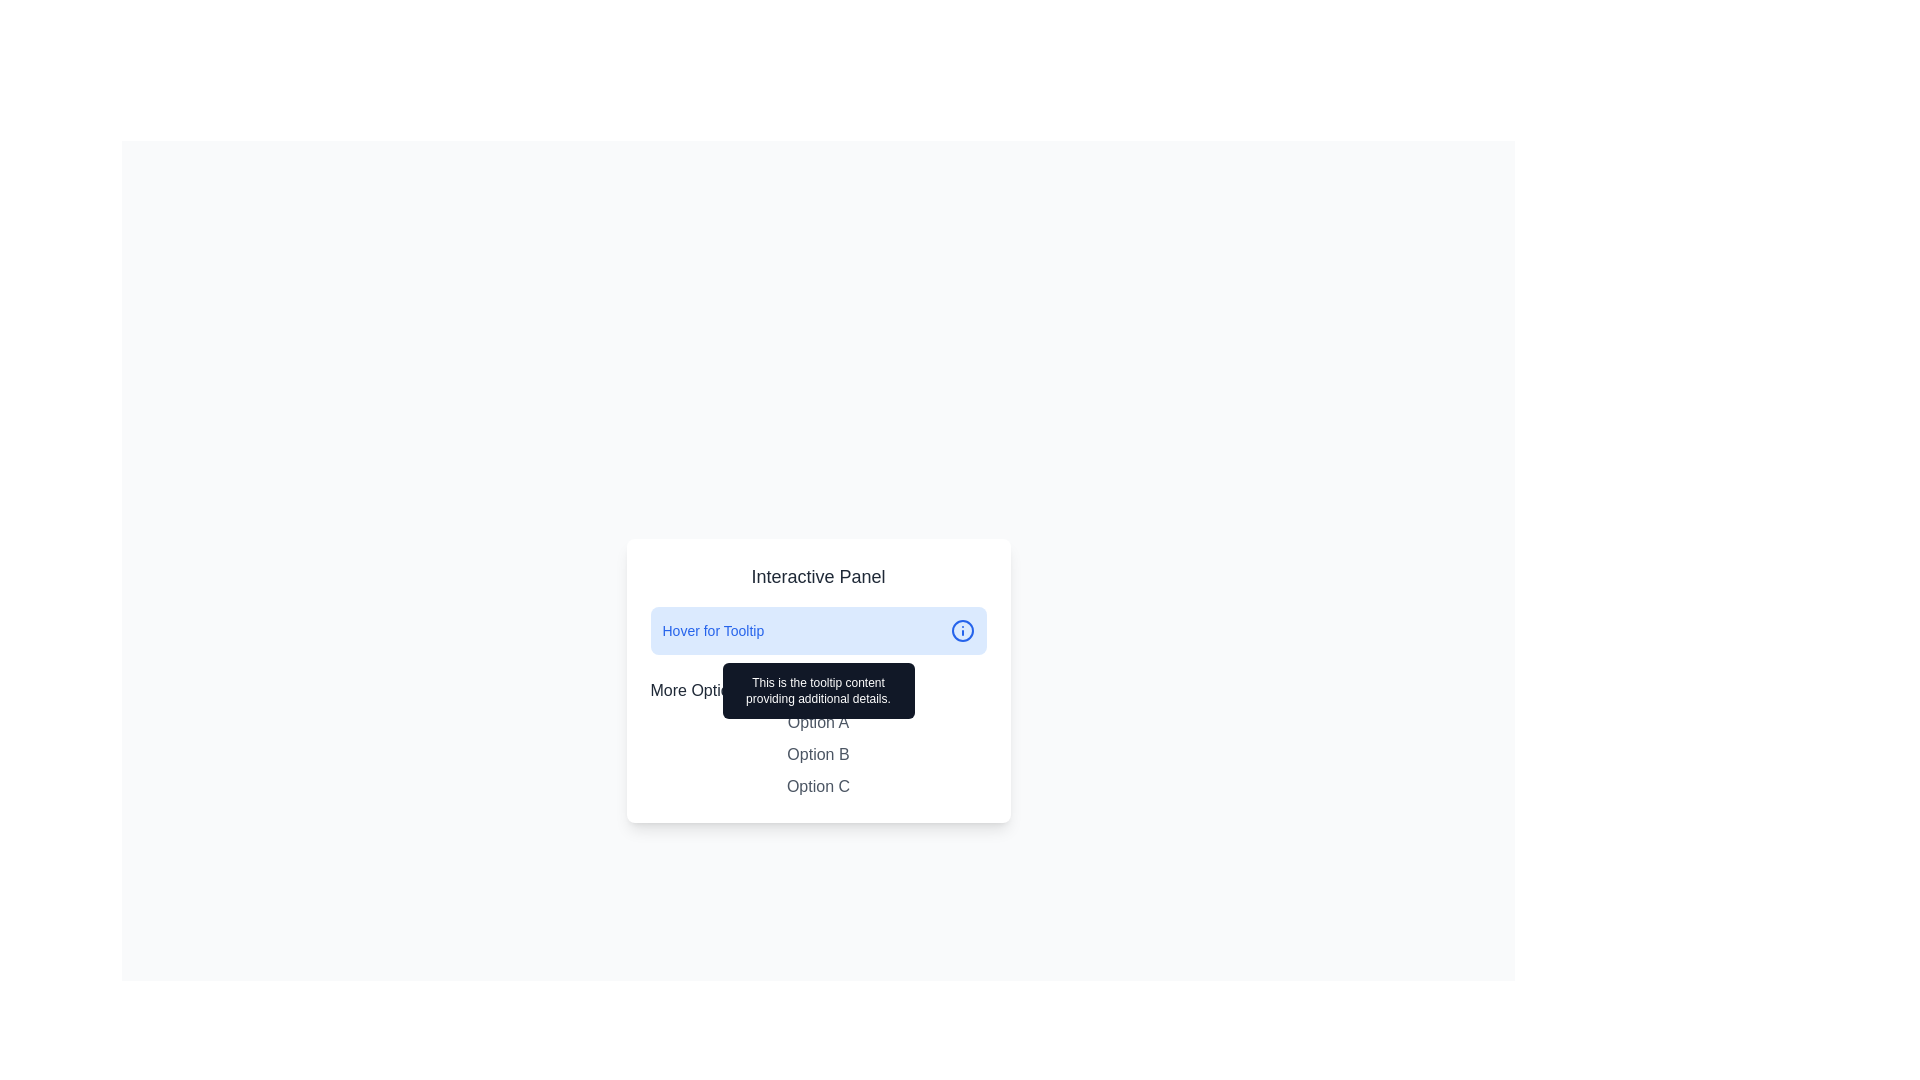  What do you see at coordinates (962, 631) in the screenshot?
I see `the icon located at the far-right of the blue rectangular button labeled 'Hover for Tooltip', which serves as a visual indicator for additional information or help` at bounding box center [962, 631].